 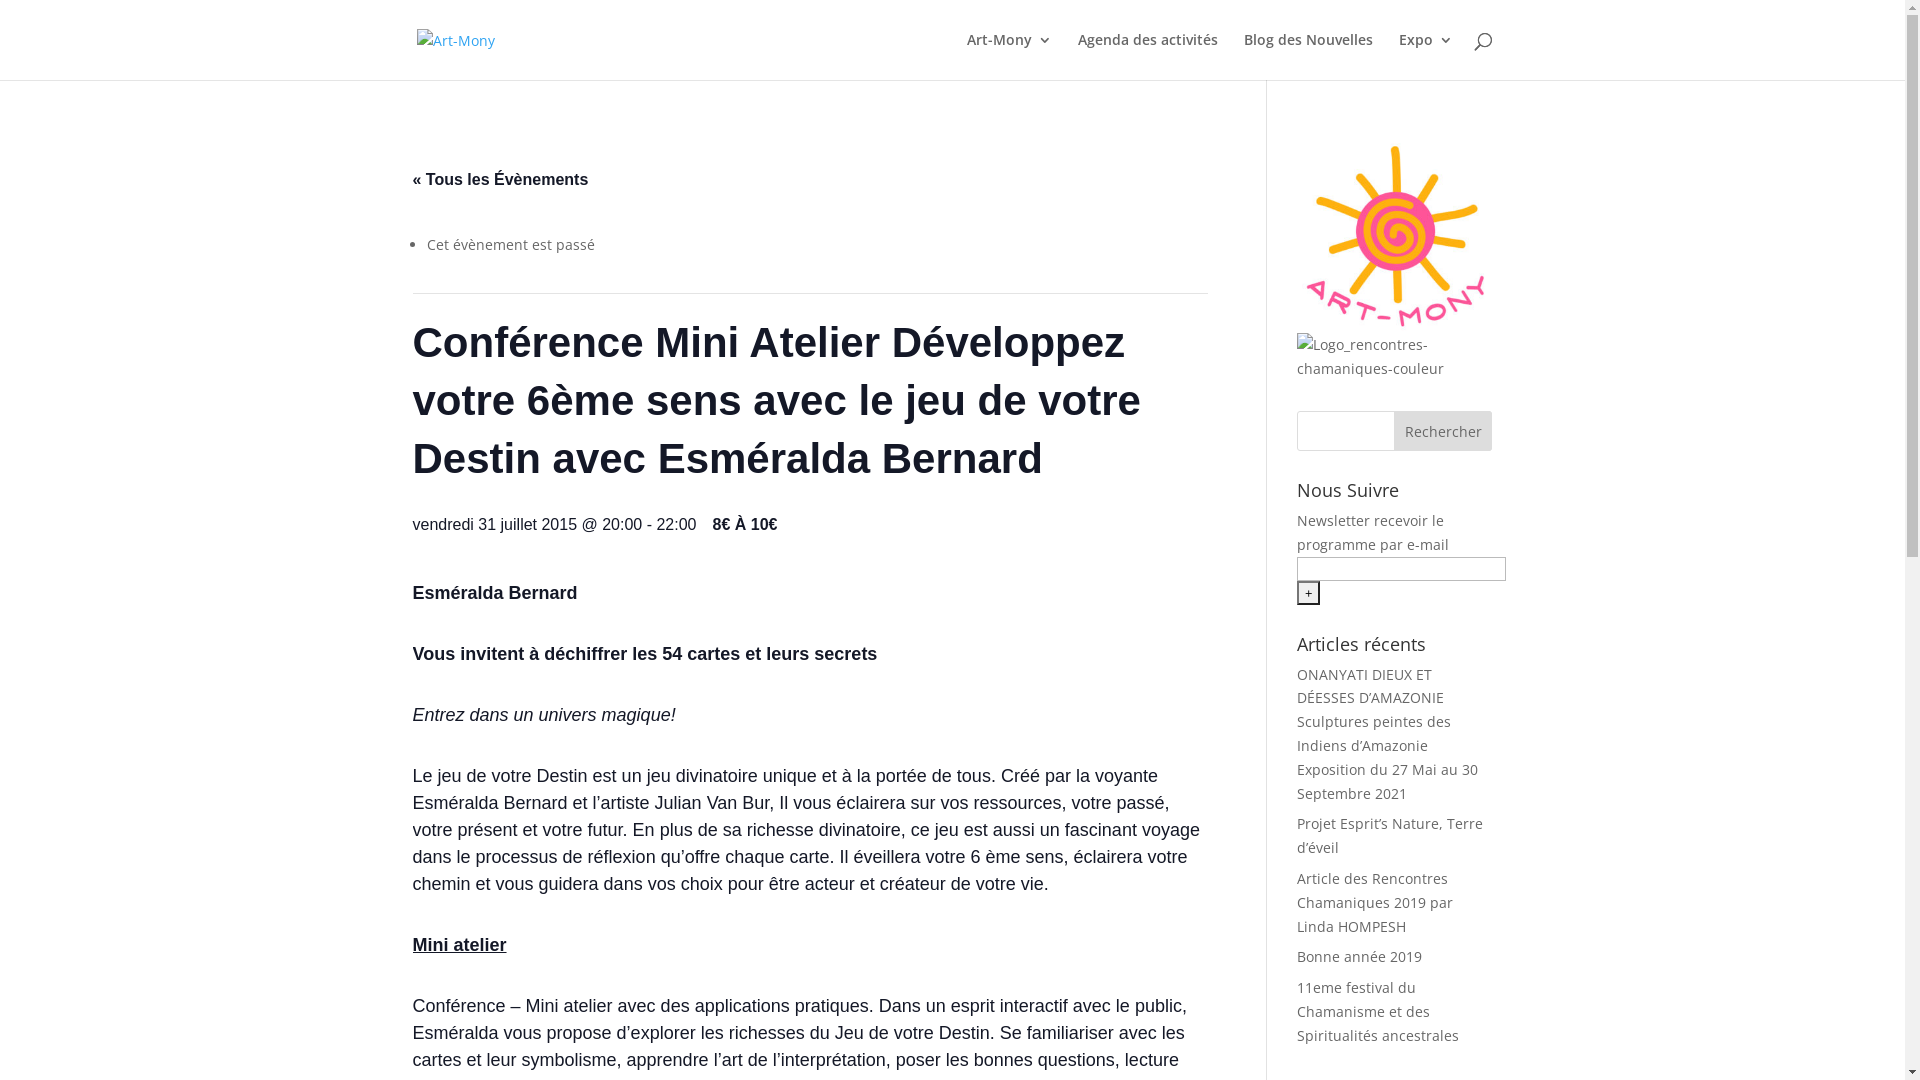 I want to click on 'Art-Mony', so click(x=965, y=55).